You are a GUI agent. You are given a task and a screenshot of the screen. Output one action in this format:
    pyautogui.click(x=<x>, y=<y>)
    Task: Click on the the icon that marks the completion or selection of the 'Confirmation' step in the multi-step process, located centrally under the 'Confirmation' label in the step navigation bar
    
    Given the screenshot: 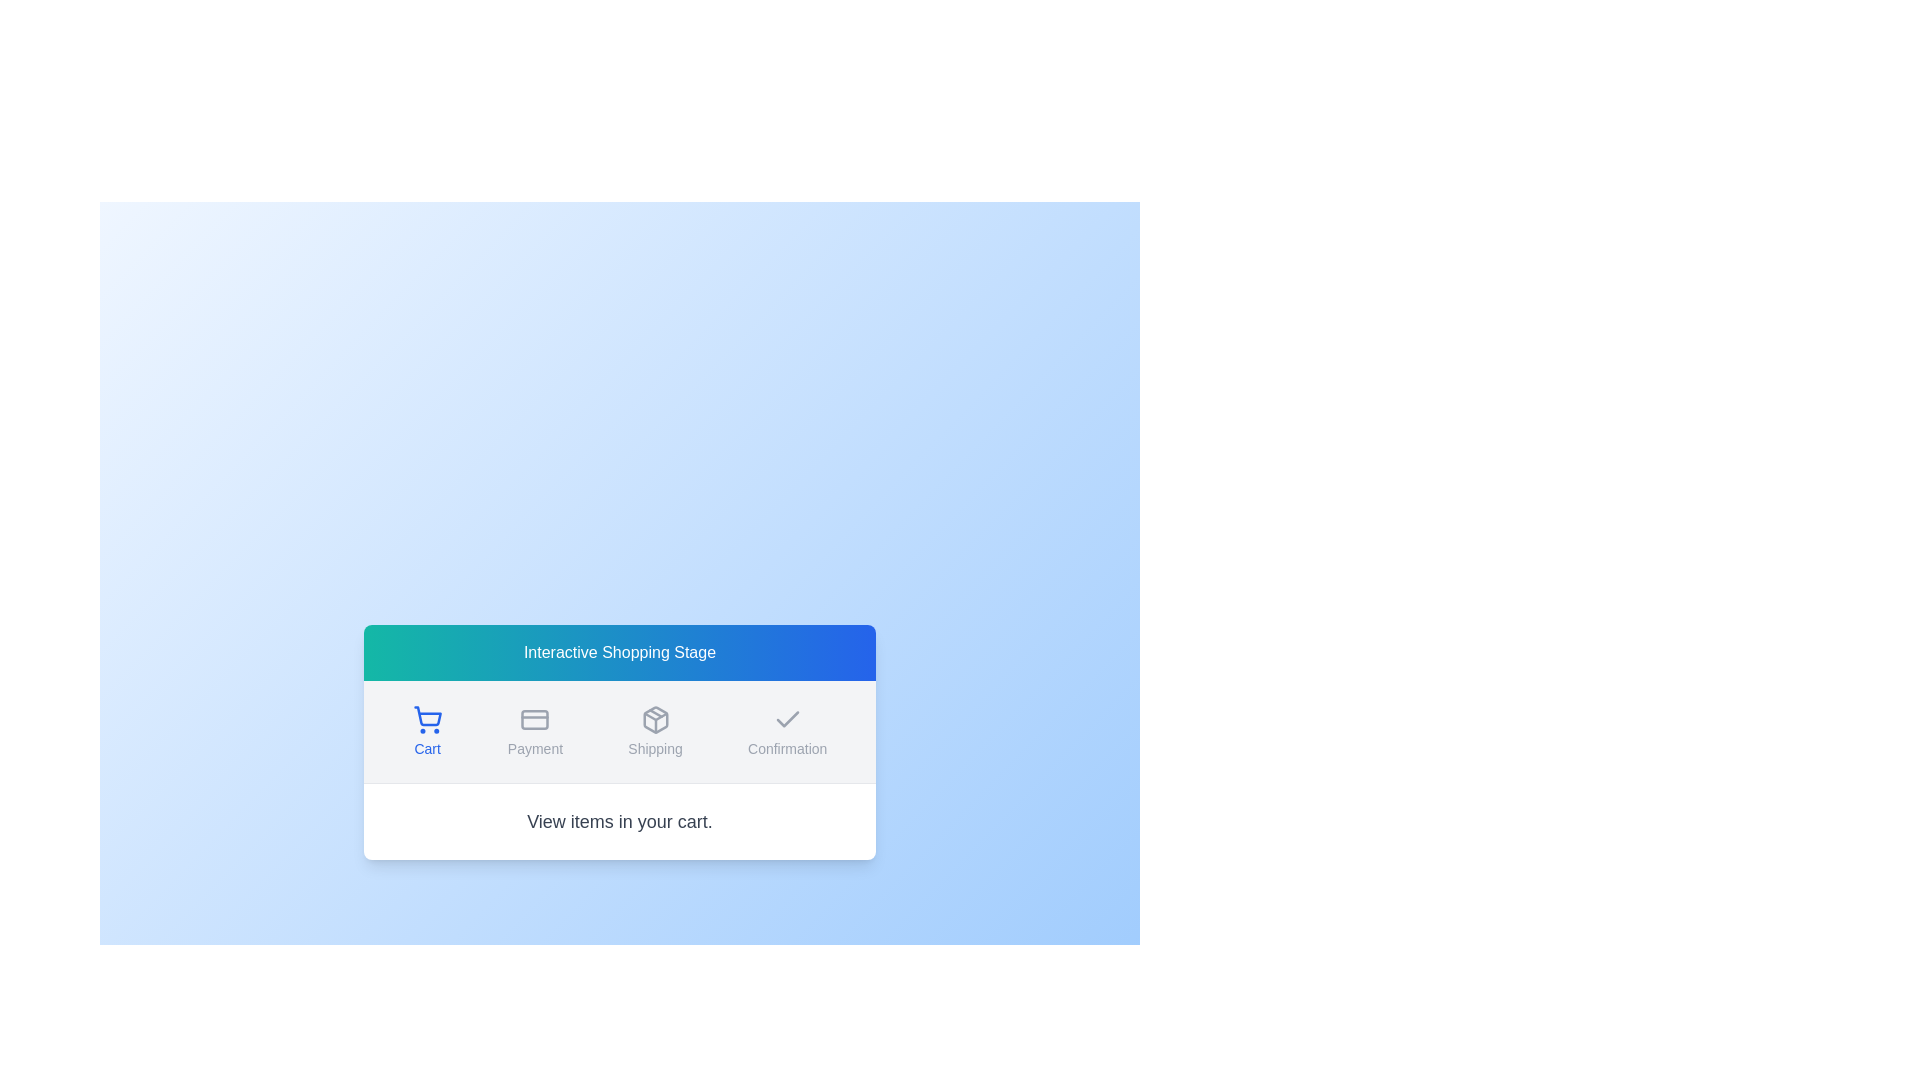 What is the action you would take?
    pyautogui.click(x=786, y=717)
    